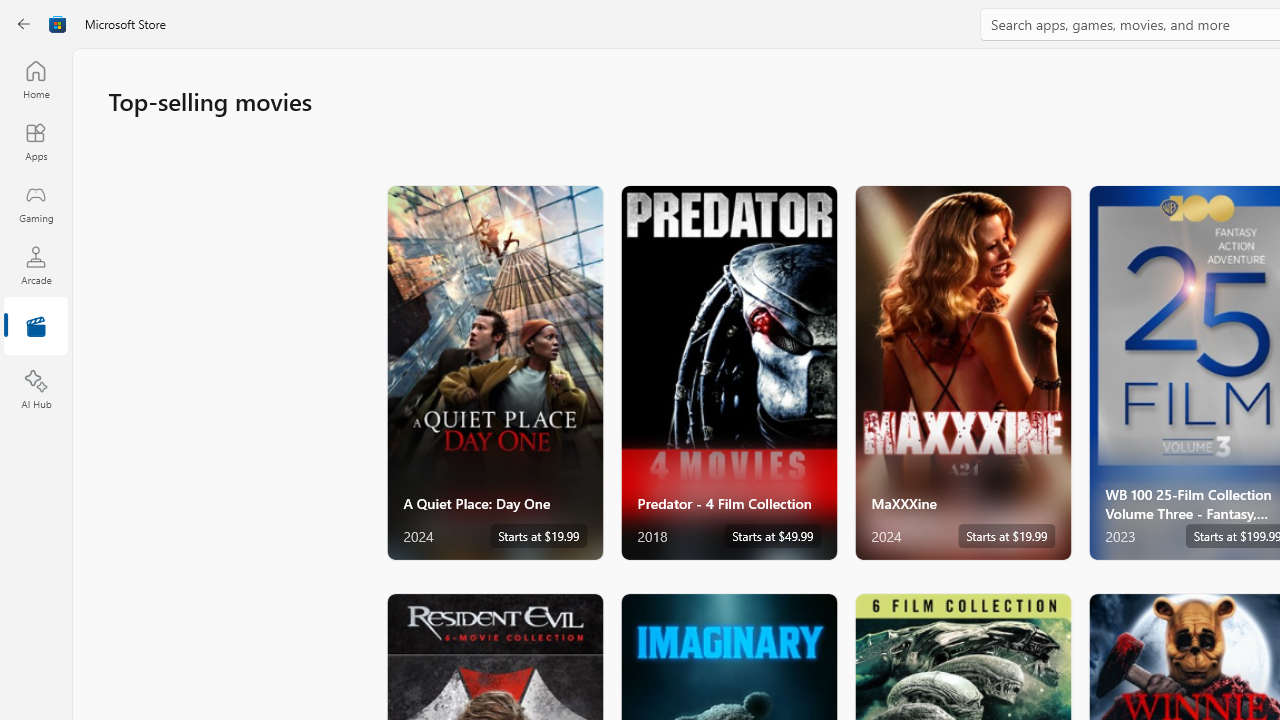 The width and height of the screenshot is (1280, 720). Describe the element at coordinates (24, 24) in the screenshot. I see `'Back'` at that location.